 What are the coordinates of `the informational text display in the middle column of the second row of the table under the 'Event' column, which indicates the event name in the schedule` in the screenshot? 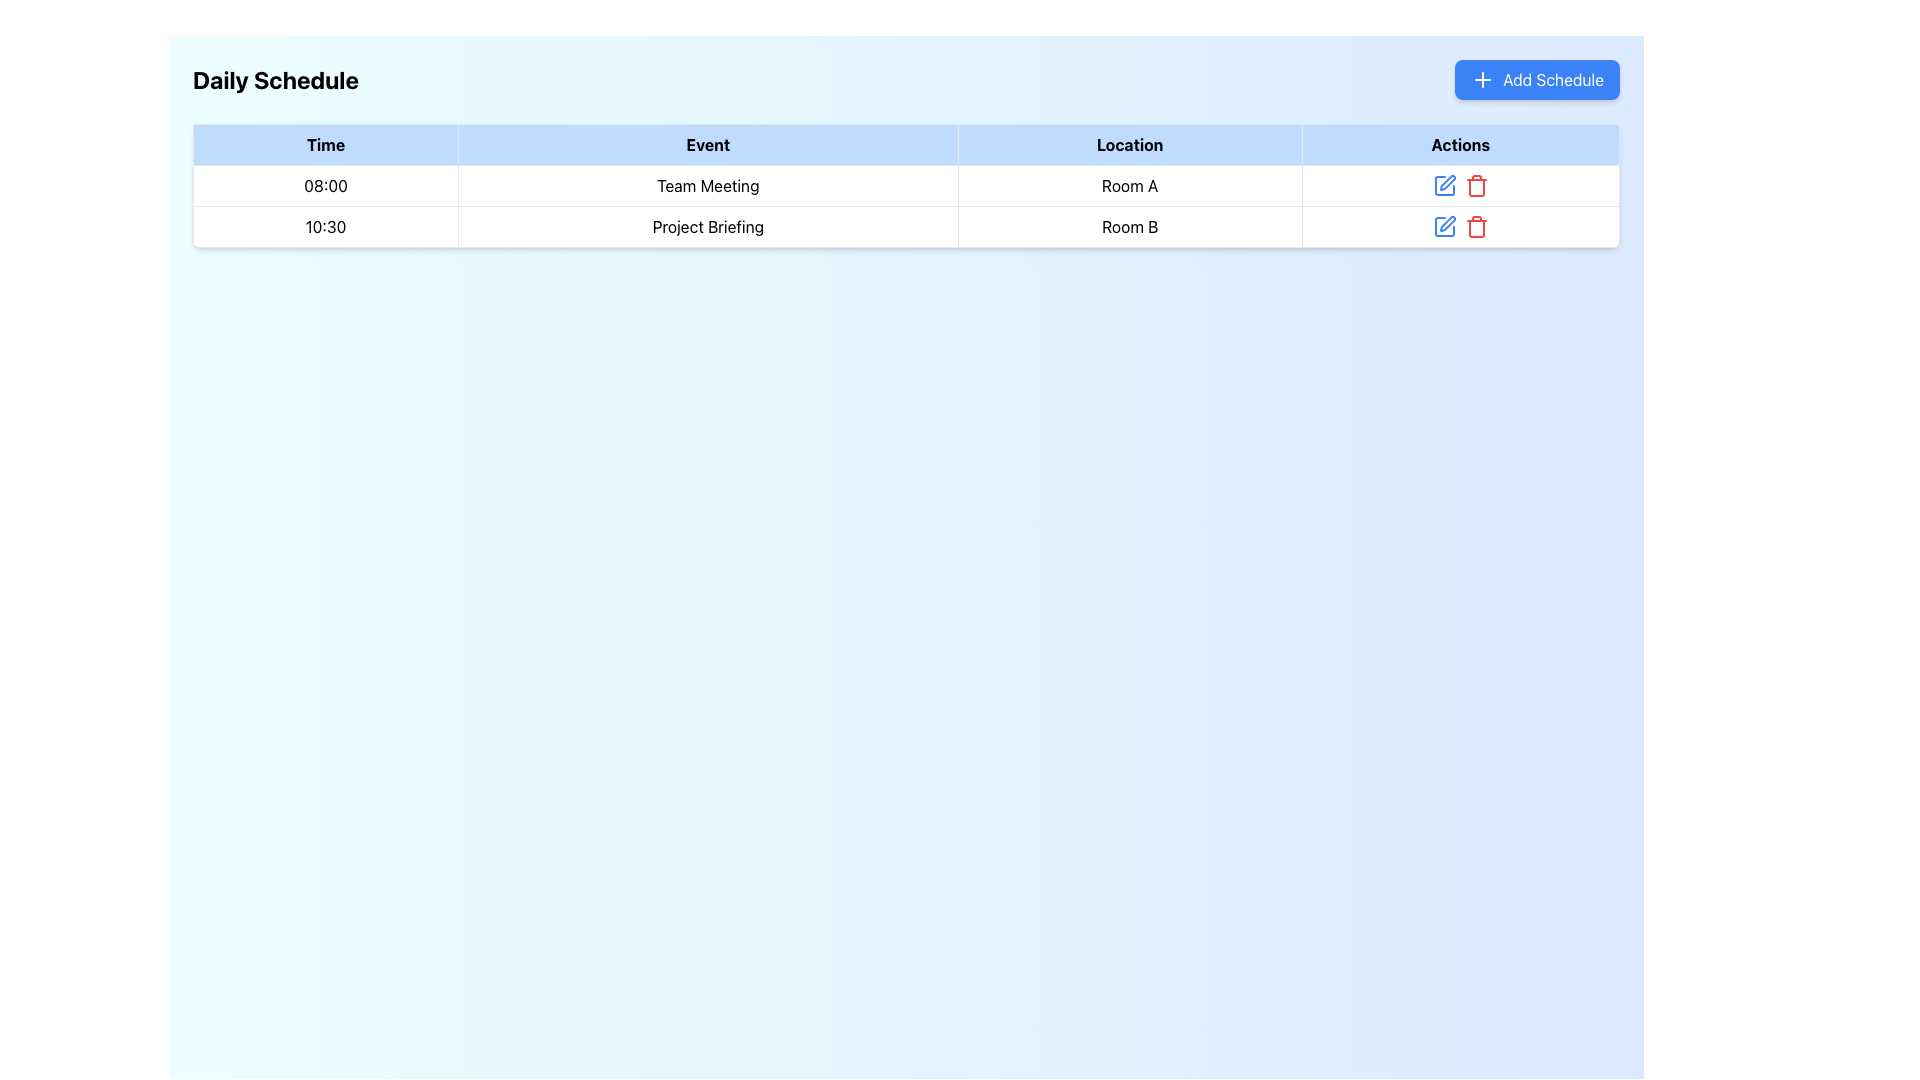 It's located at (708, 226).